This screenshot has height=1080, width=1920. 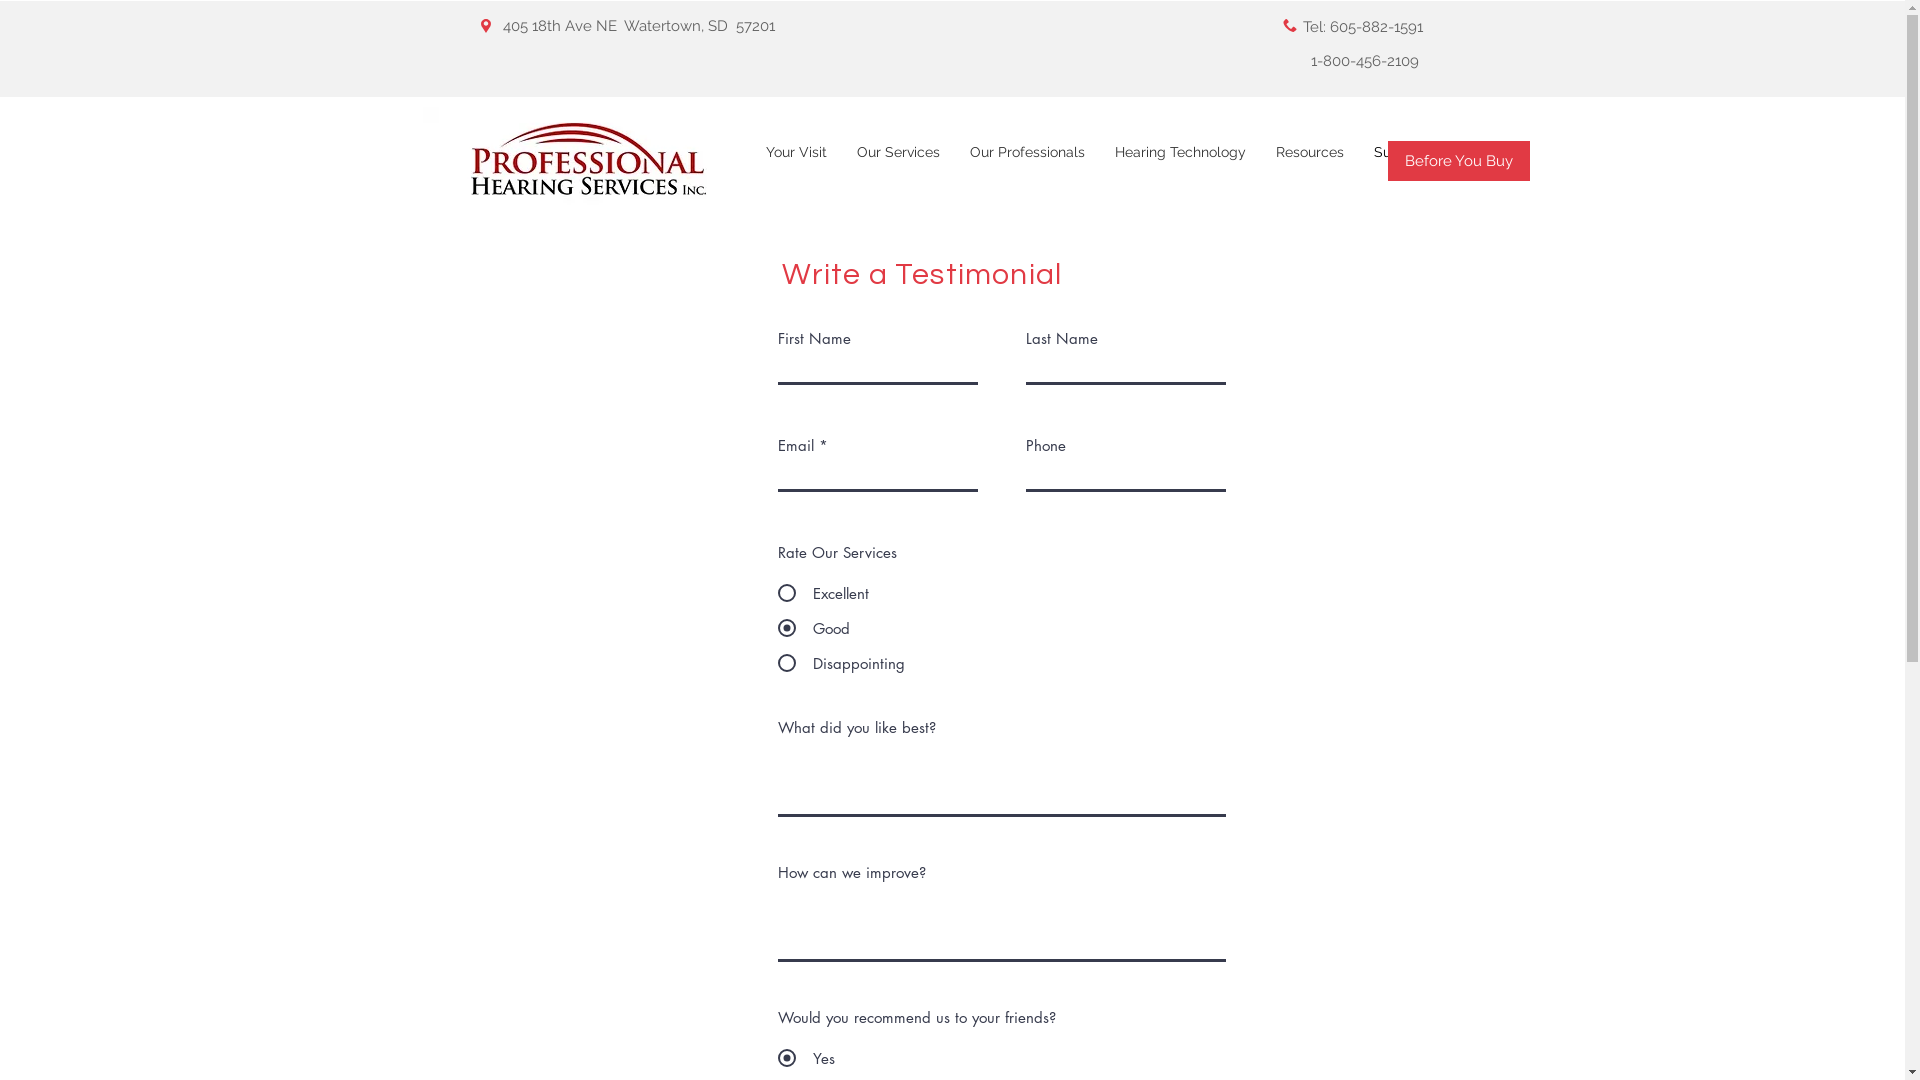 I want to click on 'Hearing Technology', so click(x=1180, y=160).